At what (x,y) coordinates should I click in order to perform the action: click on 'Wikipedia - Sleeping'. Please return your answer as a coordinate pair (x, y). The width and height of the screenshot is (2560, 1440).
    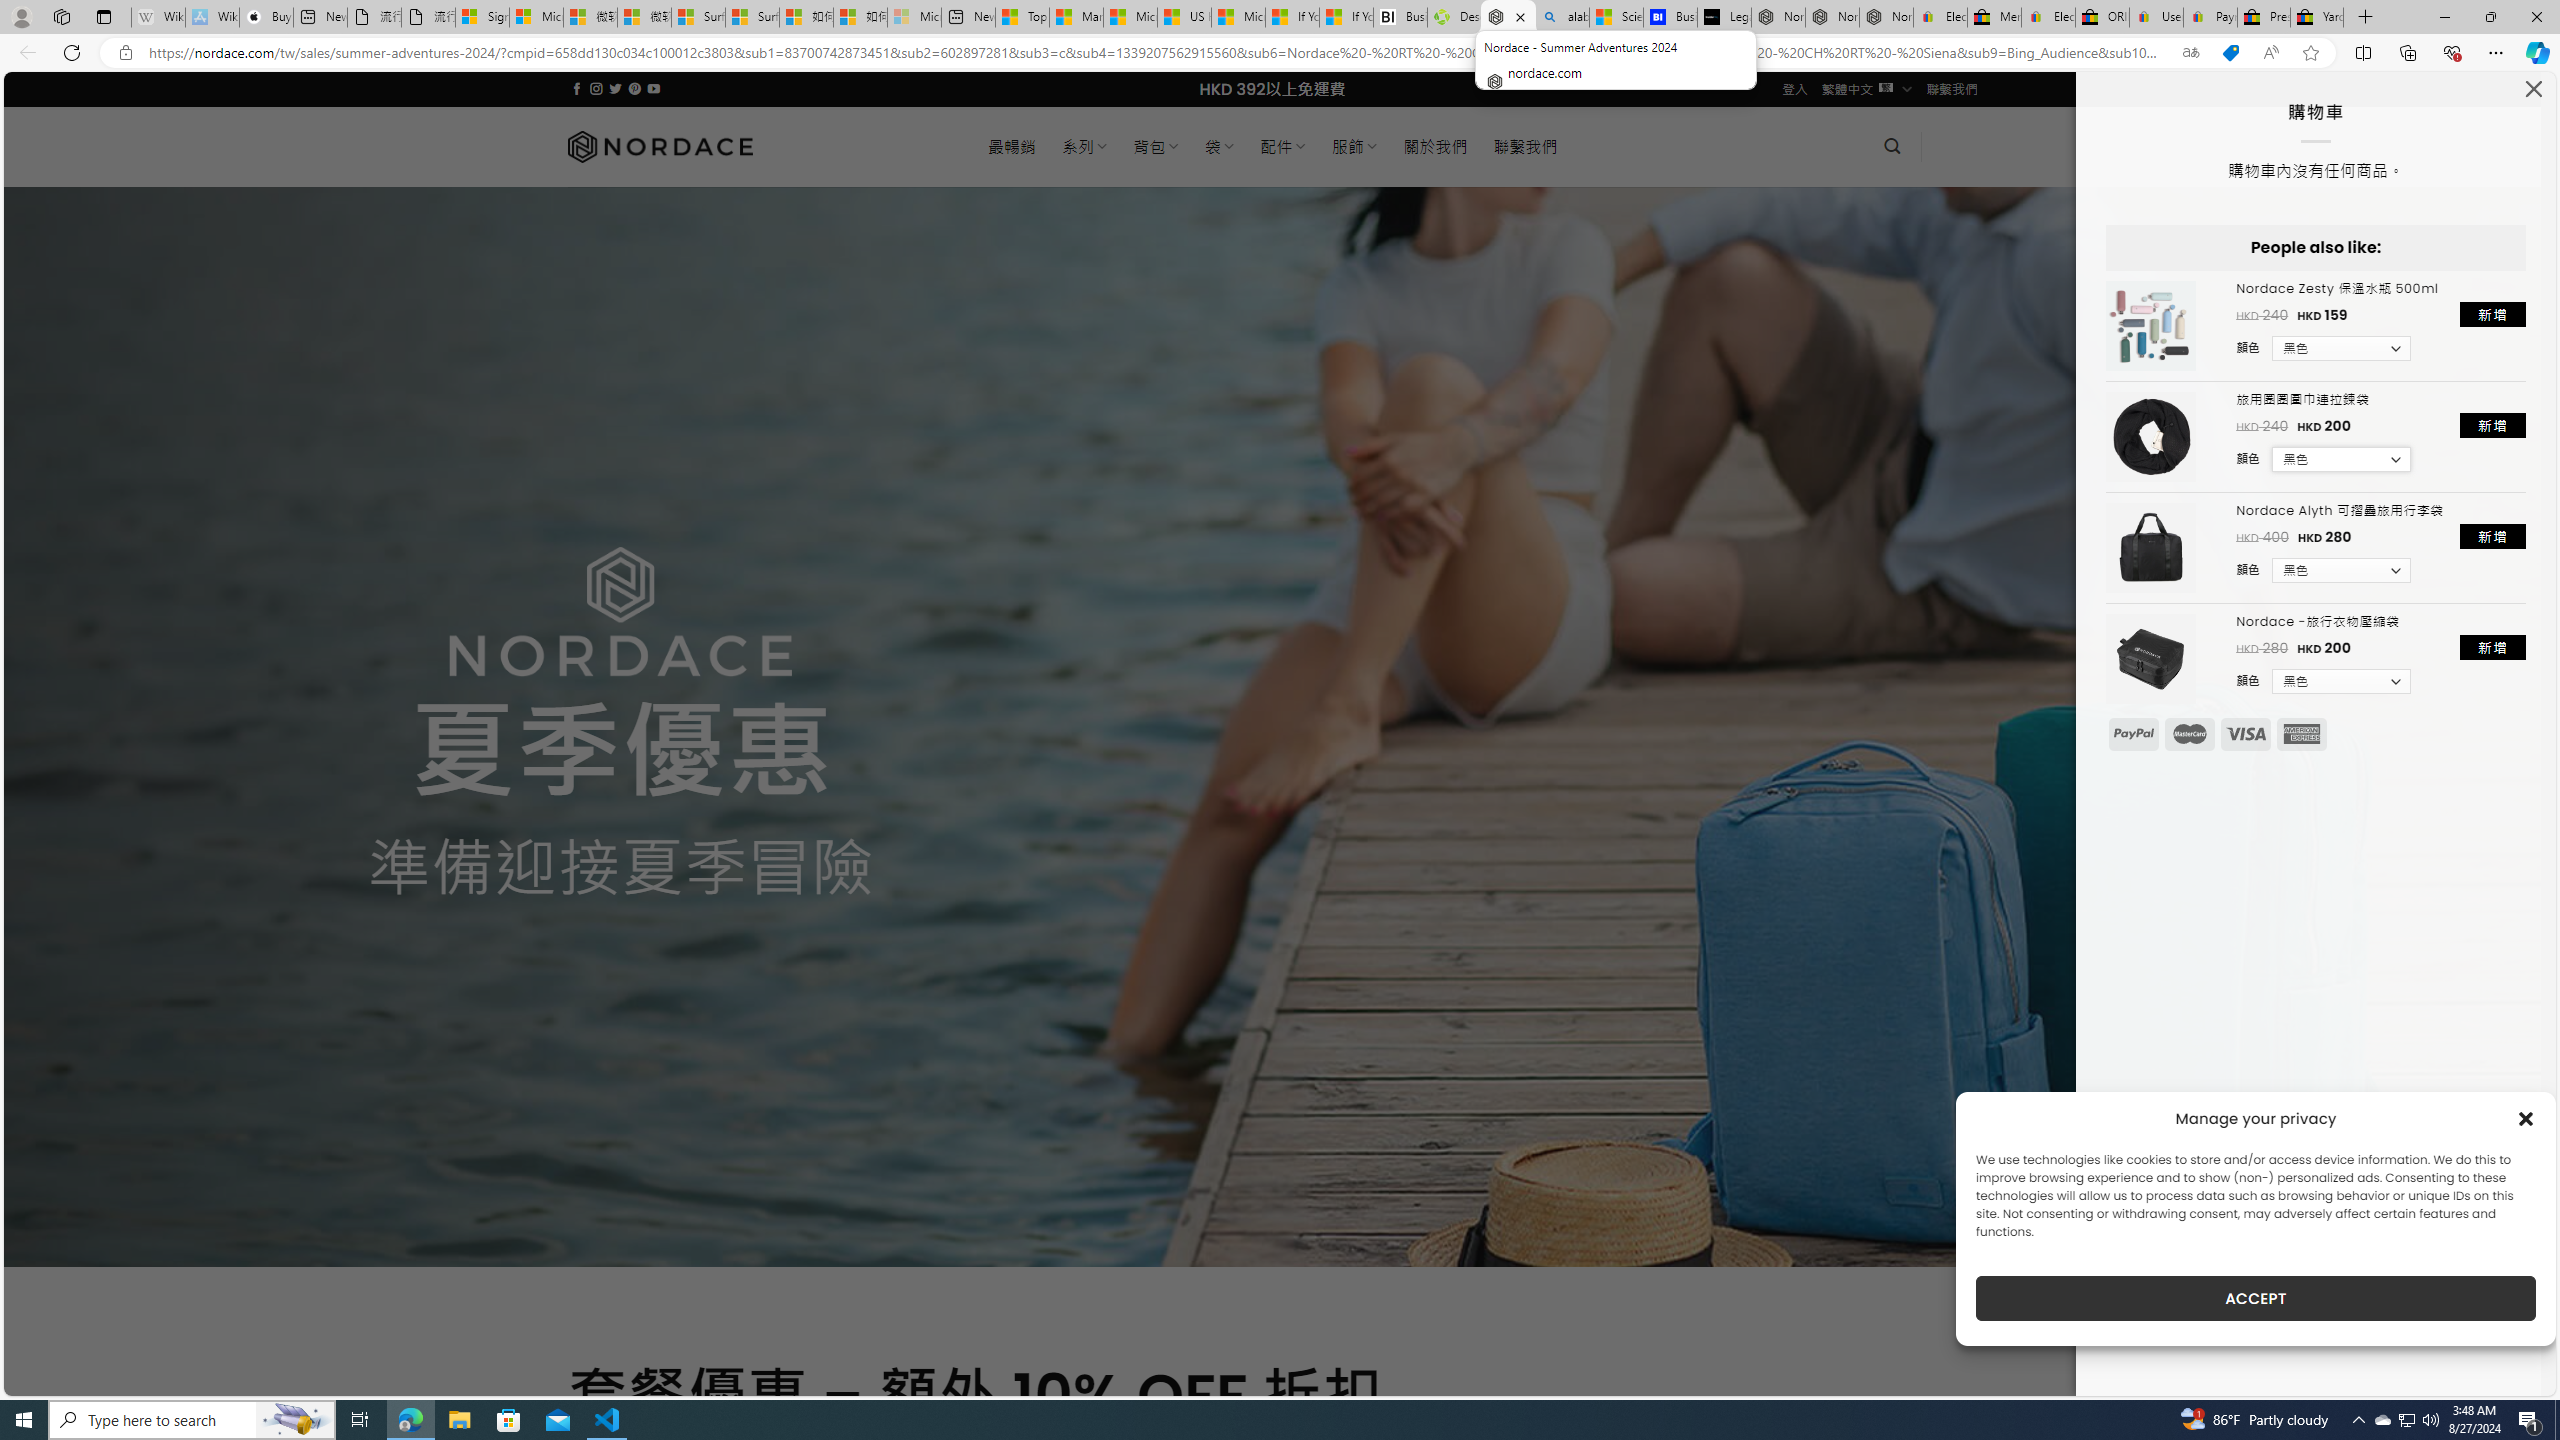
    Looking at the image, I should click on (158, 16).